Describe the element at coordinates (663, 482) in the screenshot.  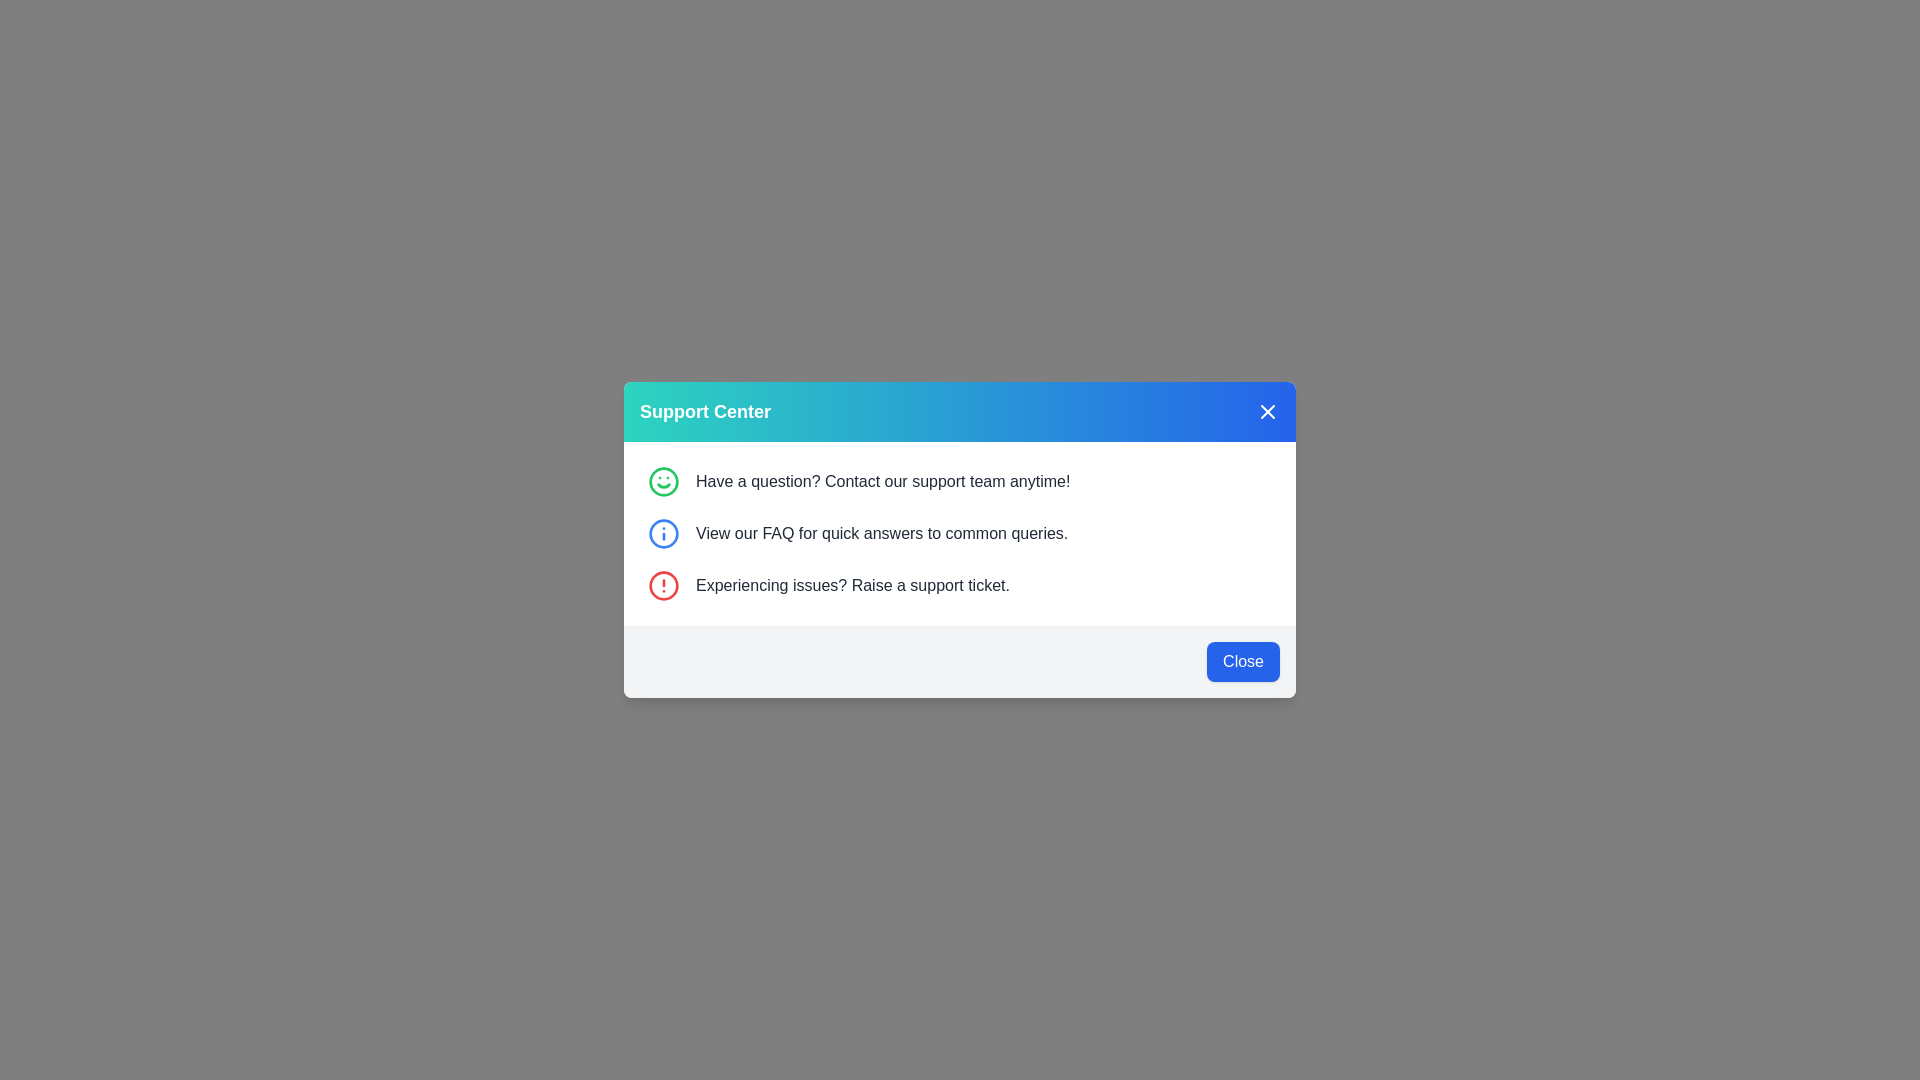
I see `the visual appearance of the circular smiling face icon outlined in green, located next to the text 'Have a question? Contact our support team anytime!'` at that location.